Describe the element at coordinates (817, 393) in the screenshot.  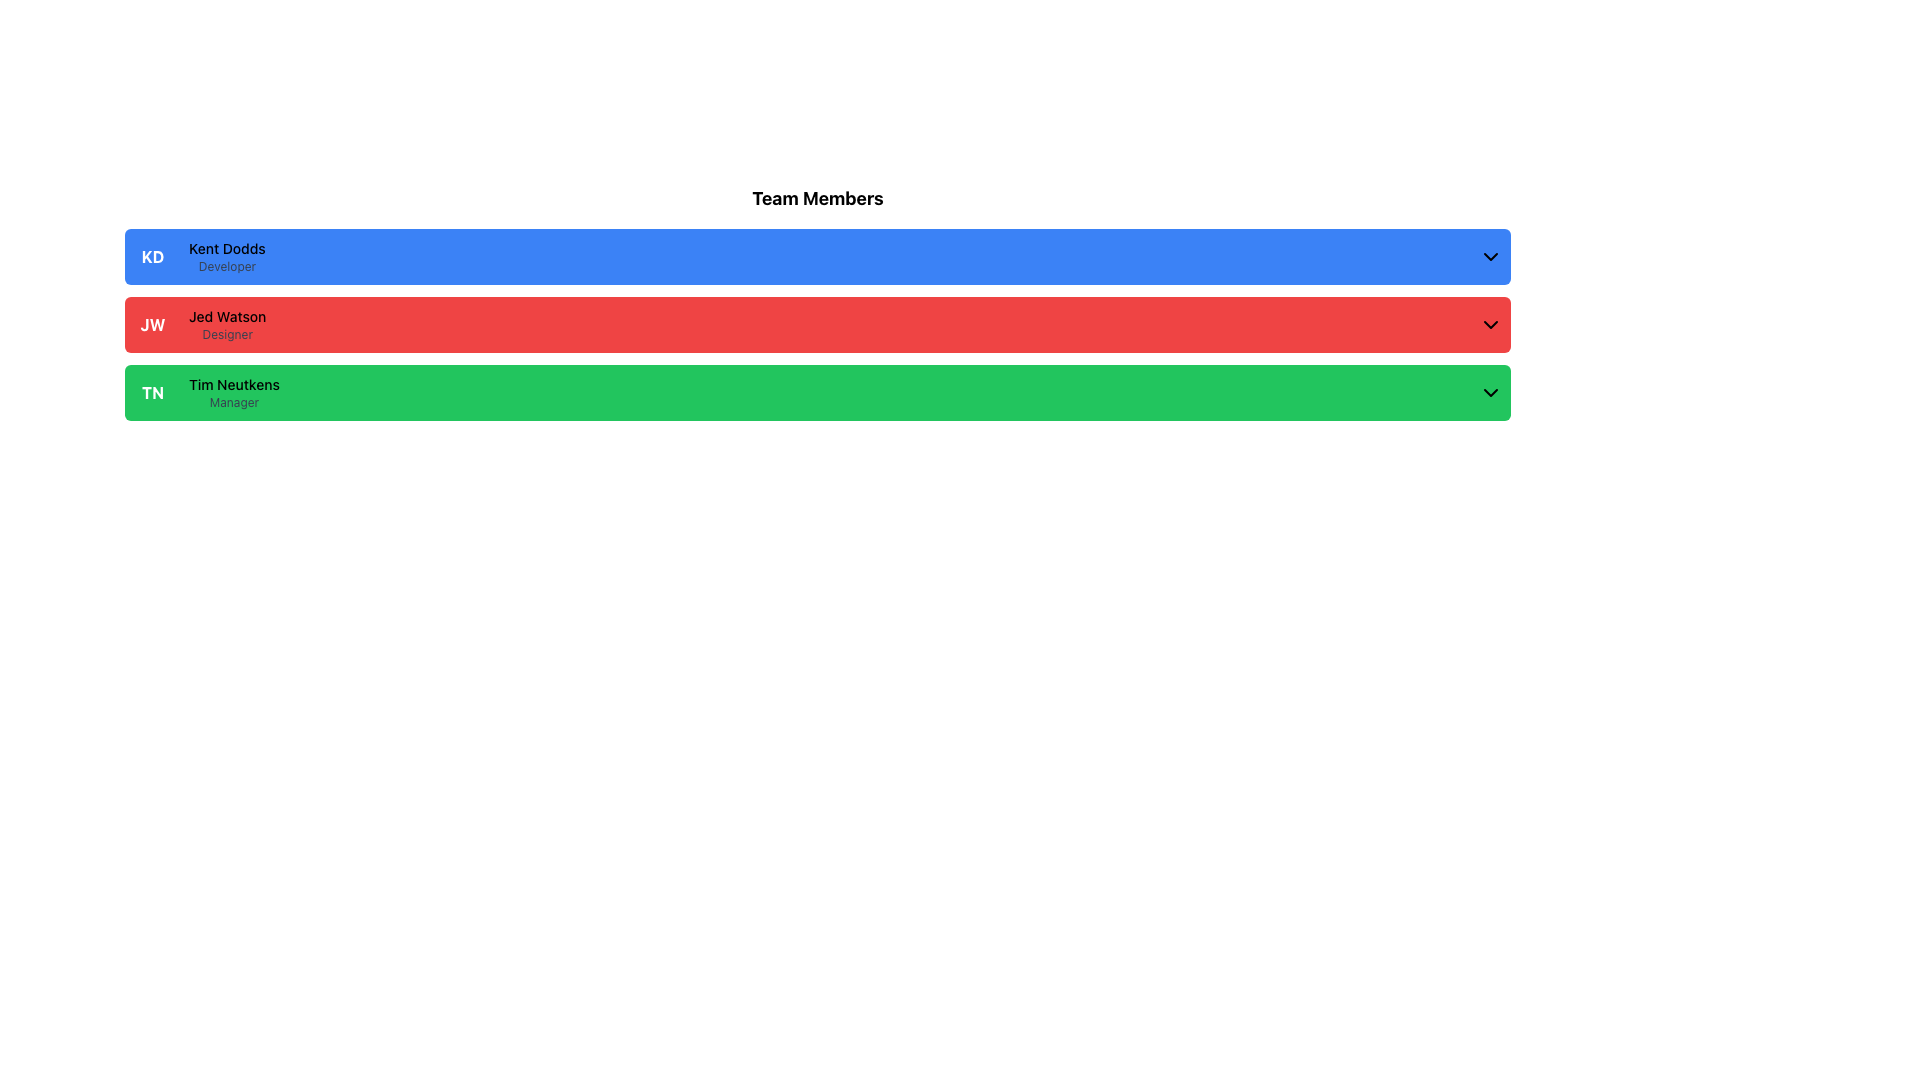
I see `keyboard navigation` at that location.